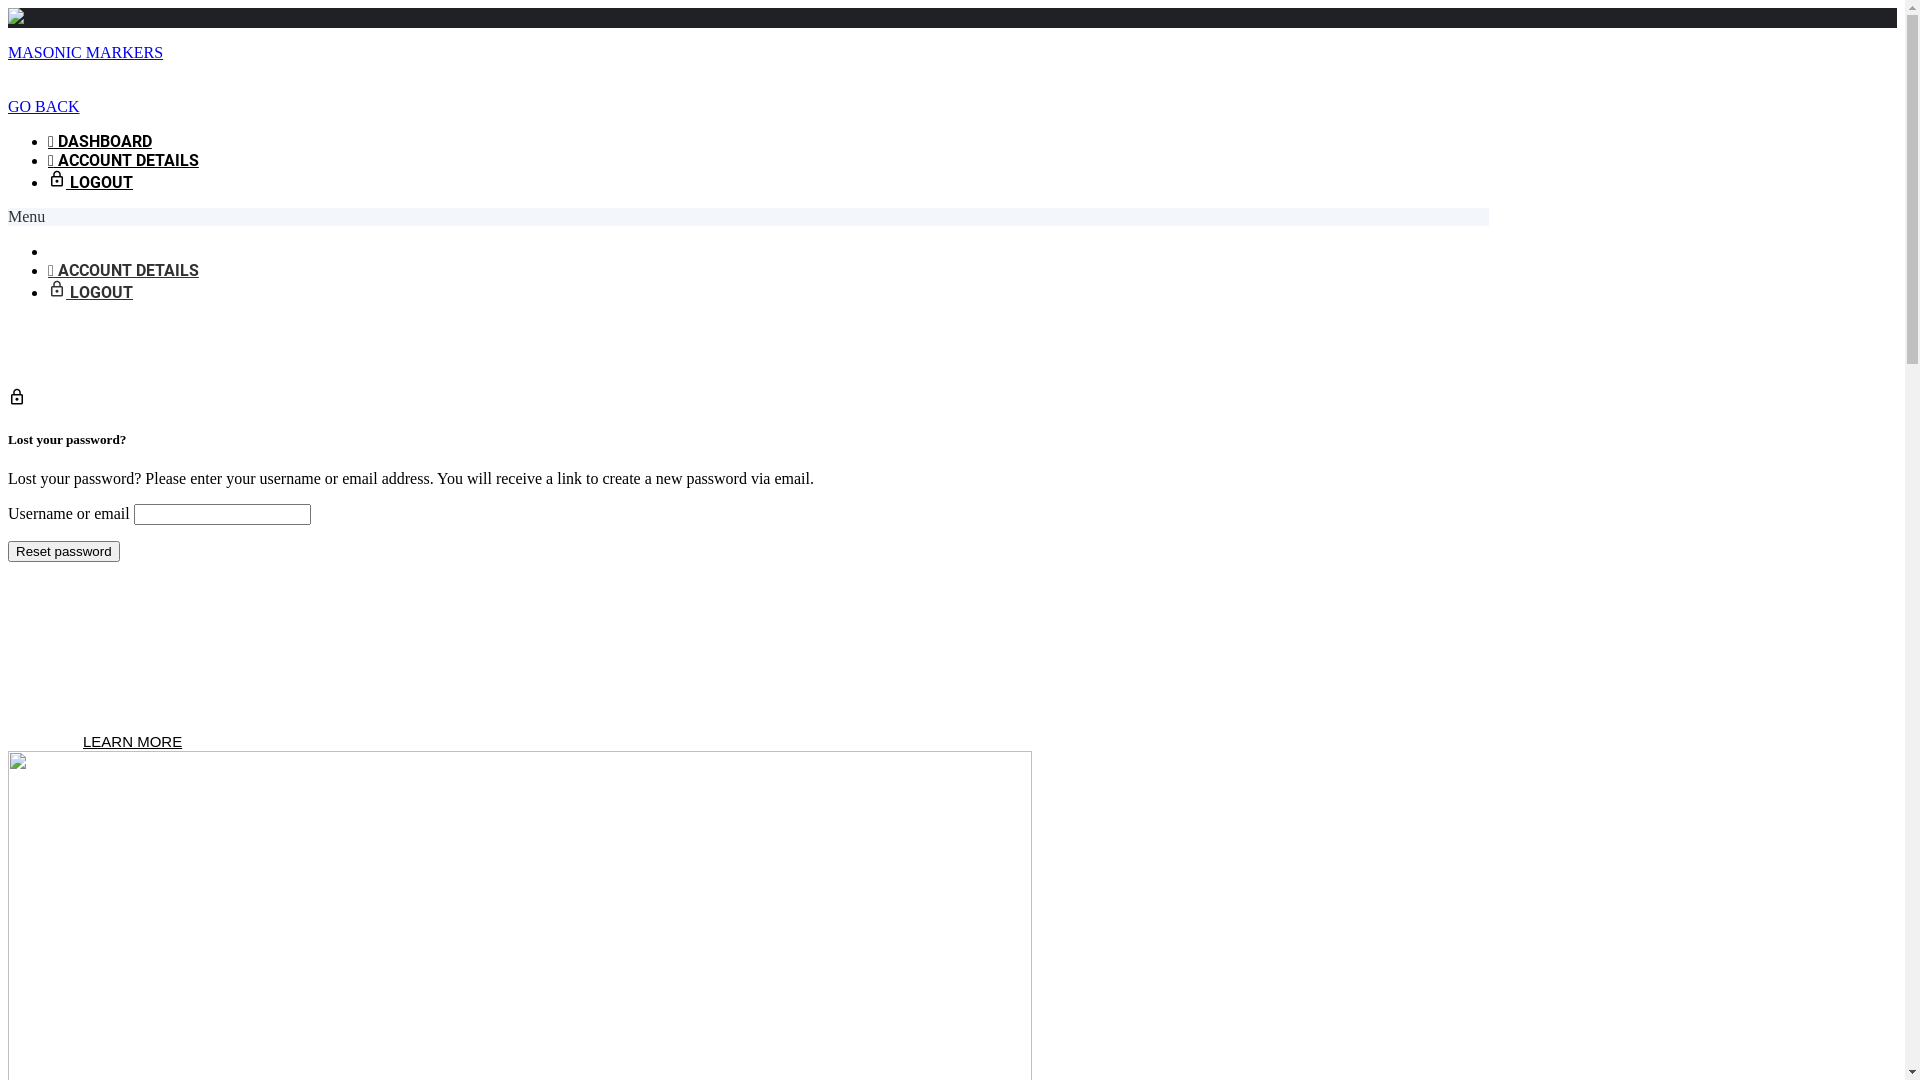 This screenshot has width=1920, height=1080. I want to click on 'ACCOUNT DETAILS', so click(122, 159).